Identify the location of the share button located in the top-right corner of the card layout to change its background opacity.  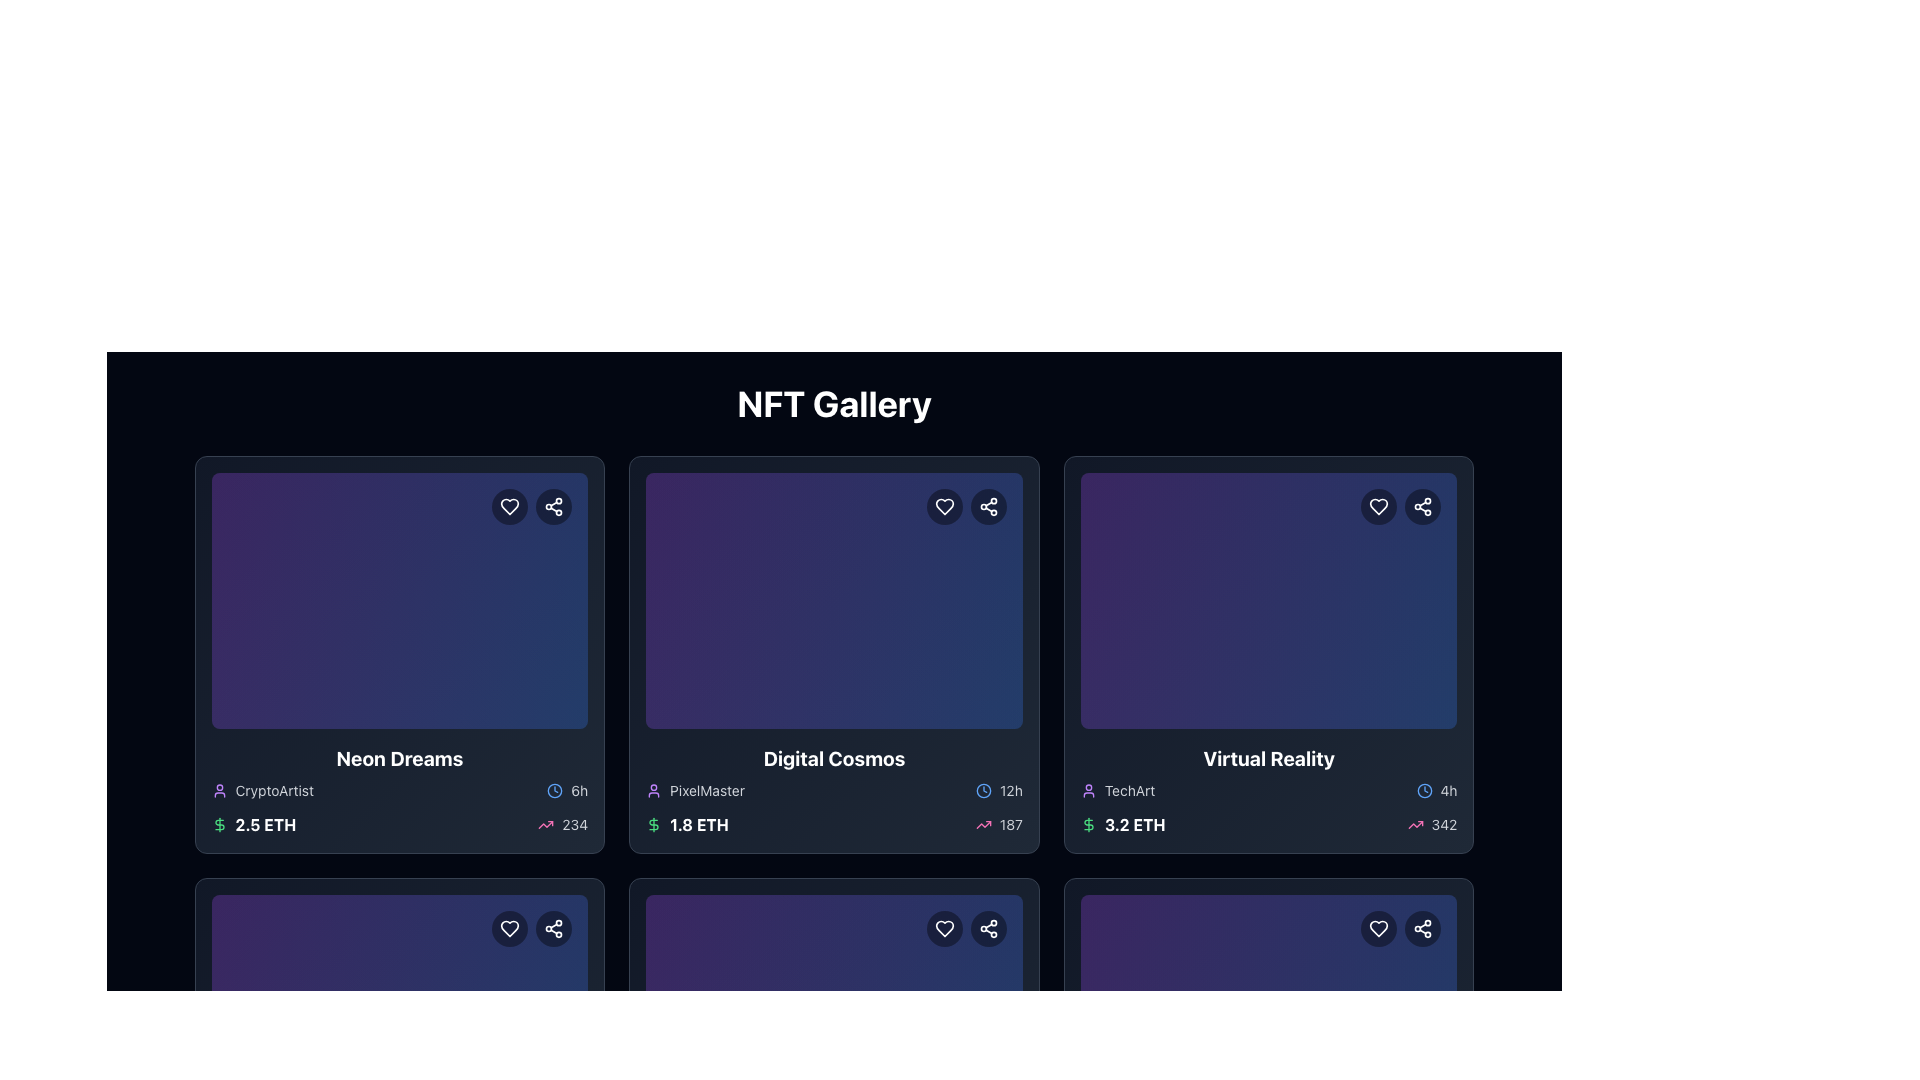
(554, 929).